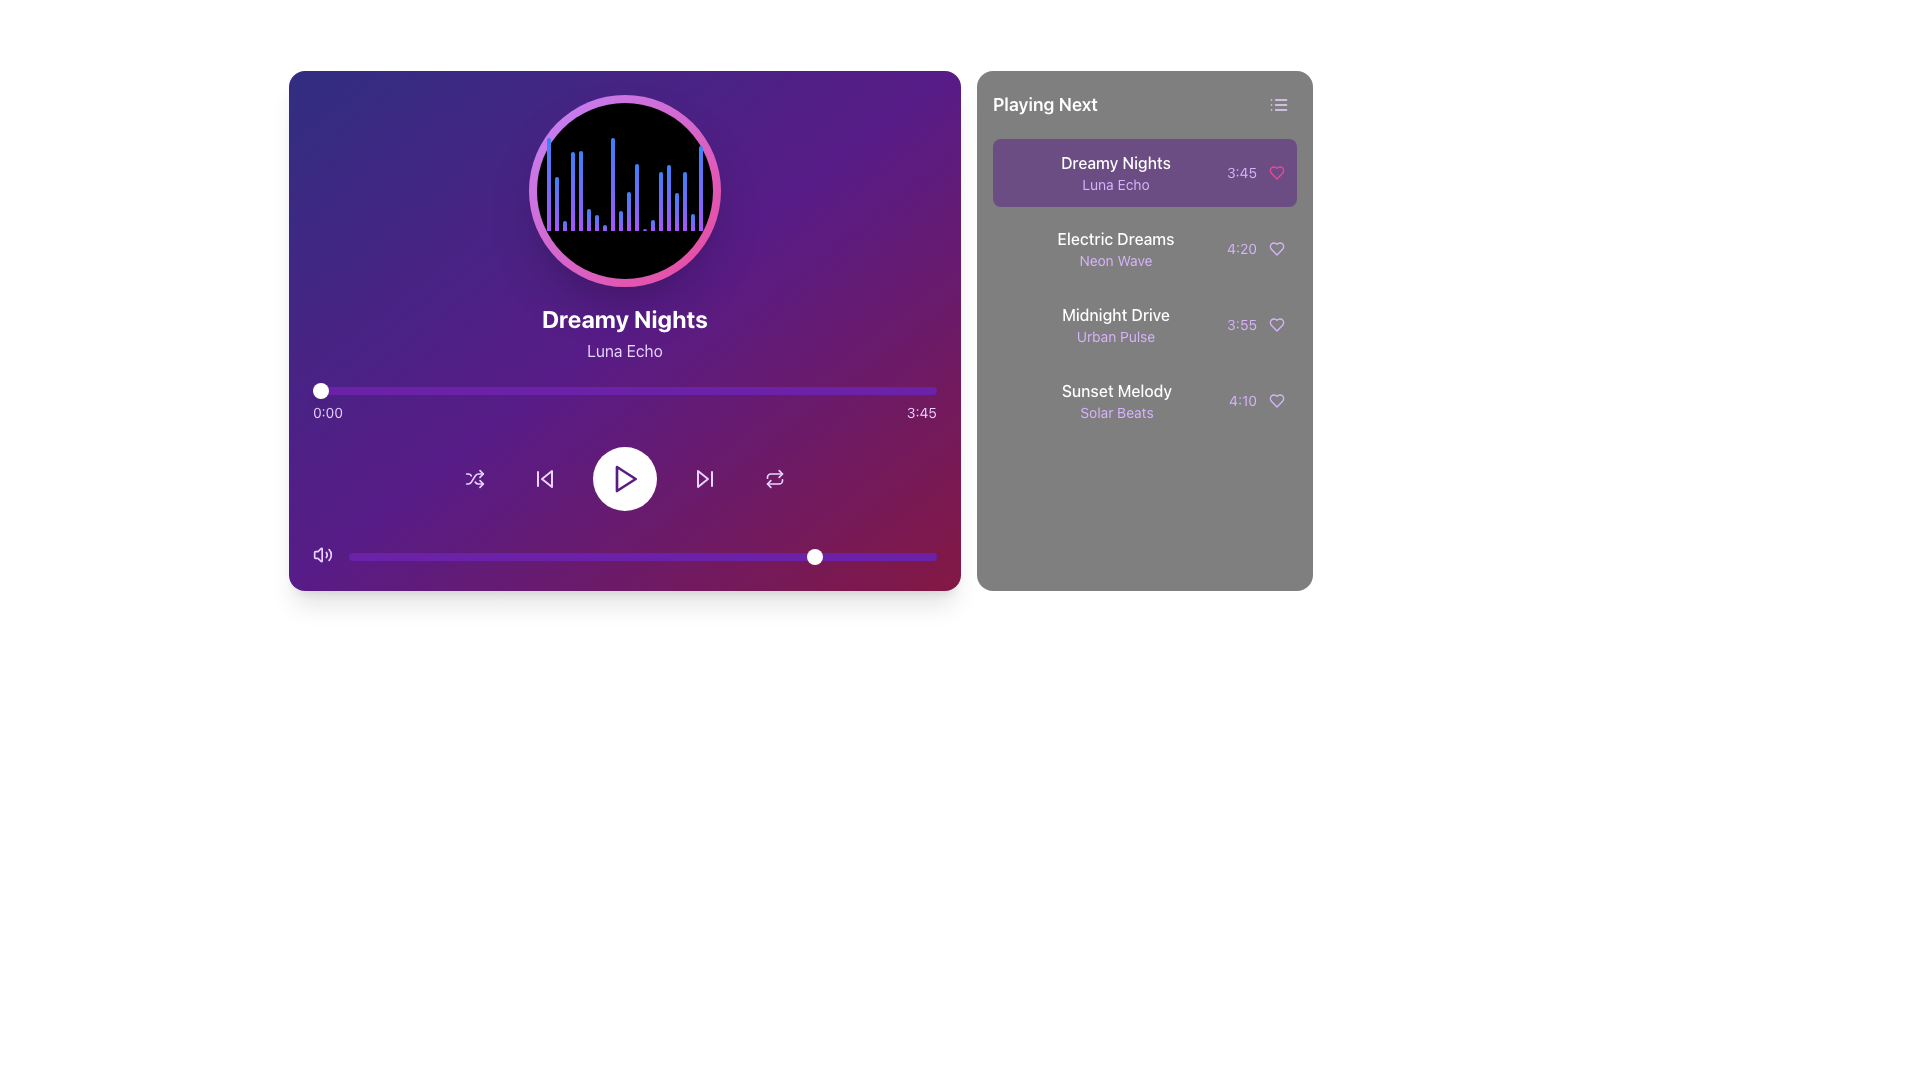 This screenshot has width=1920, height=1080. Describe the element at coordinates (1255, 323) in the screenshot. I see `the heart icon next to the '3:55' Duration display in purple, part of the 'Midnight Drive' entry under 'Playing Next'` at that location.